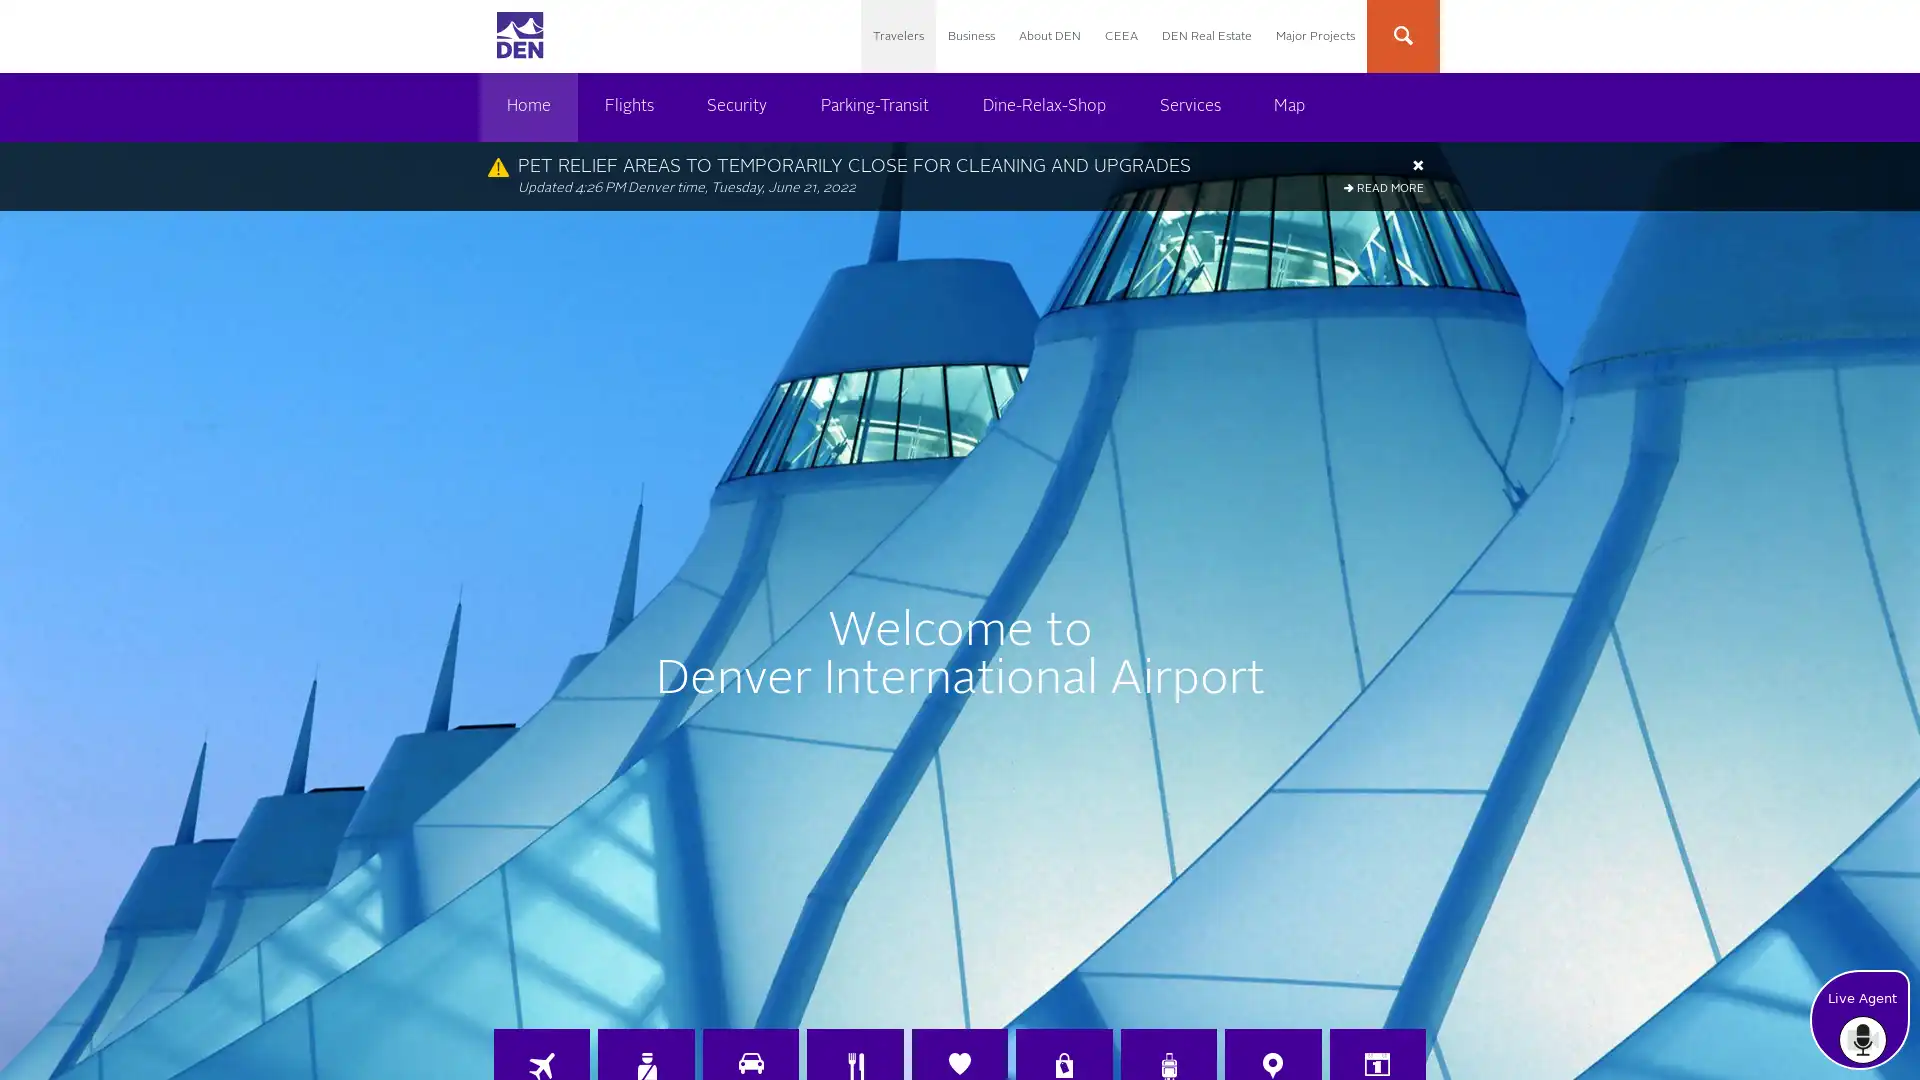  What do you see at coordinates (1604, 37) in the screenshot?
I see `Search` at bounding box center [1604, 37].